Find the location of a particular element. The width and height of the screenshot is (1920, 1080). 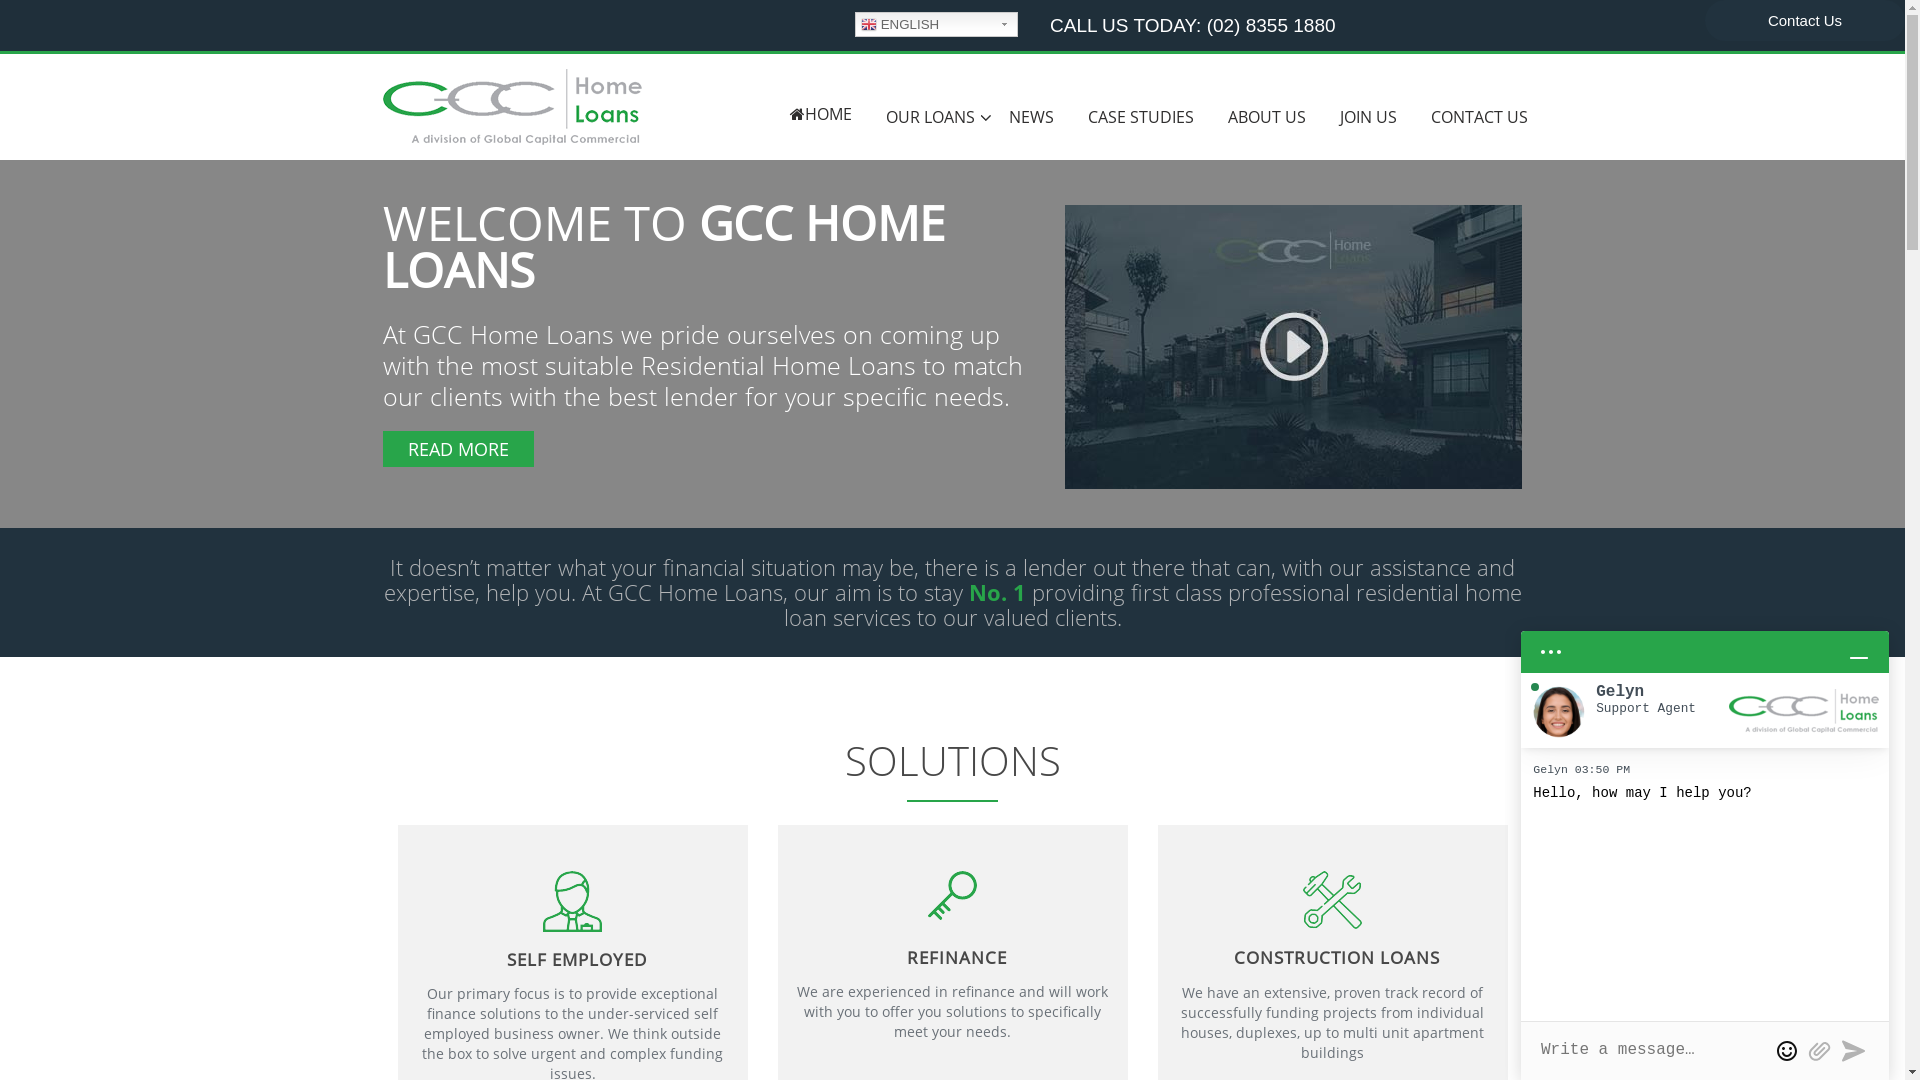

'NEWS' is located at coordinates (1031, 117).